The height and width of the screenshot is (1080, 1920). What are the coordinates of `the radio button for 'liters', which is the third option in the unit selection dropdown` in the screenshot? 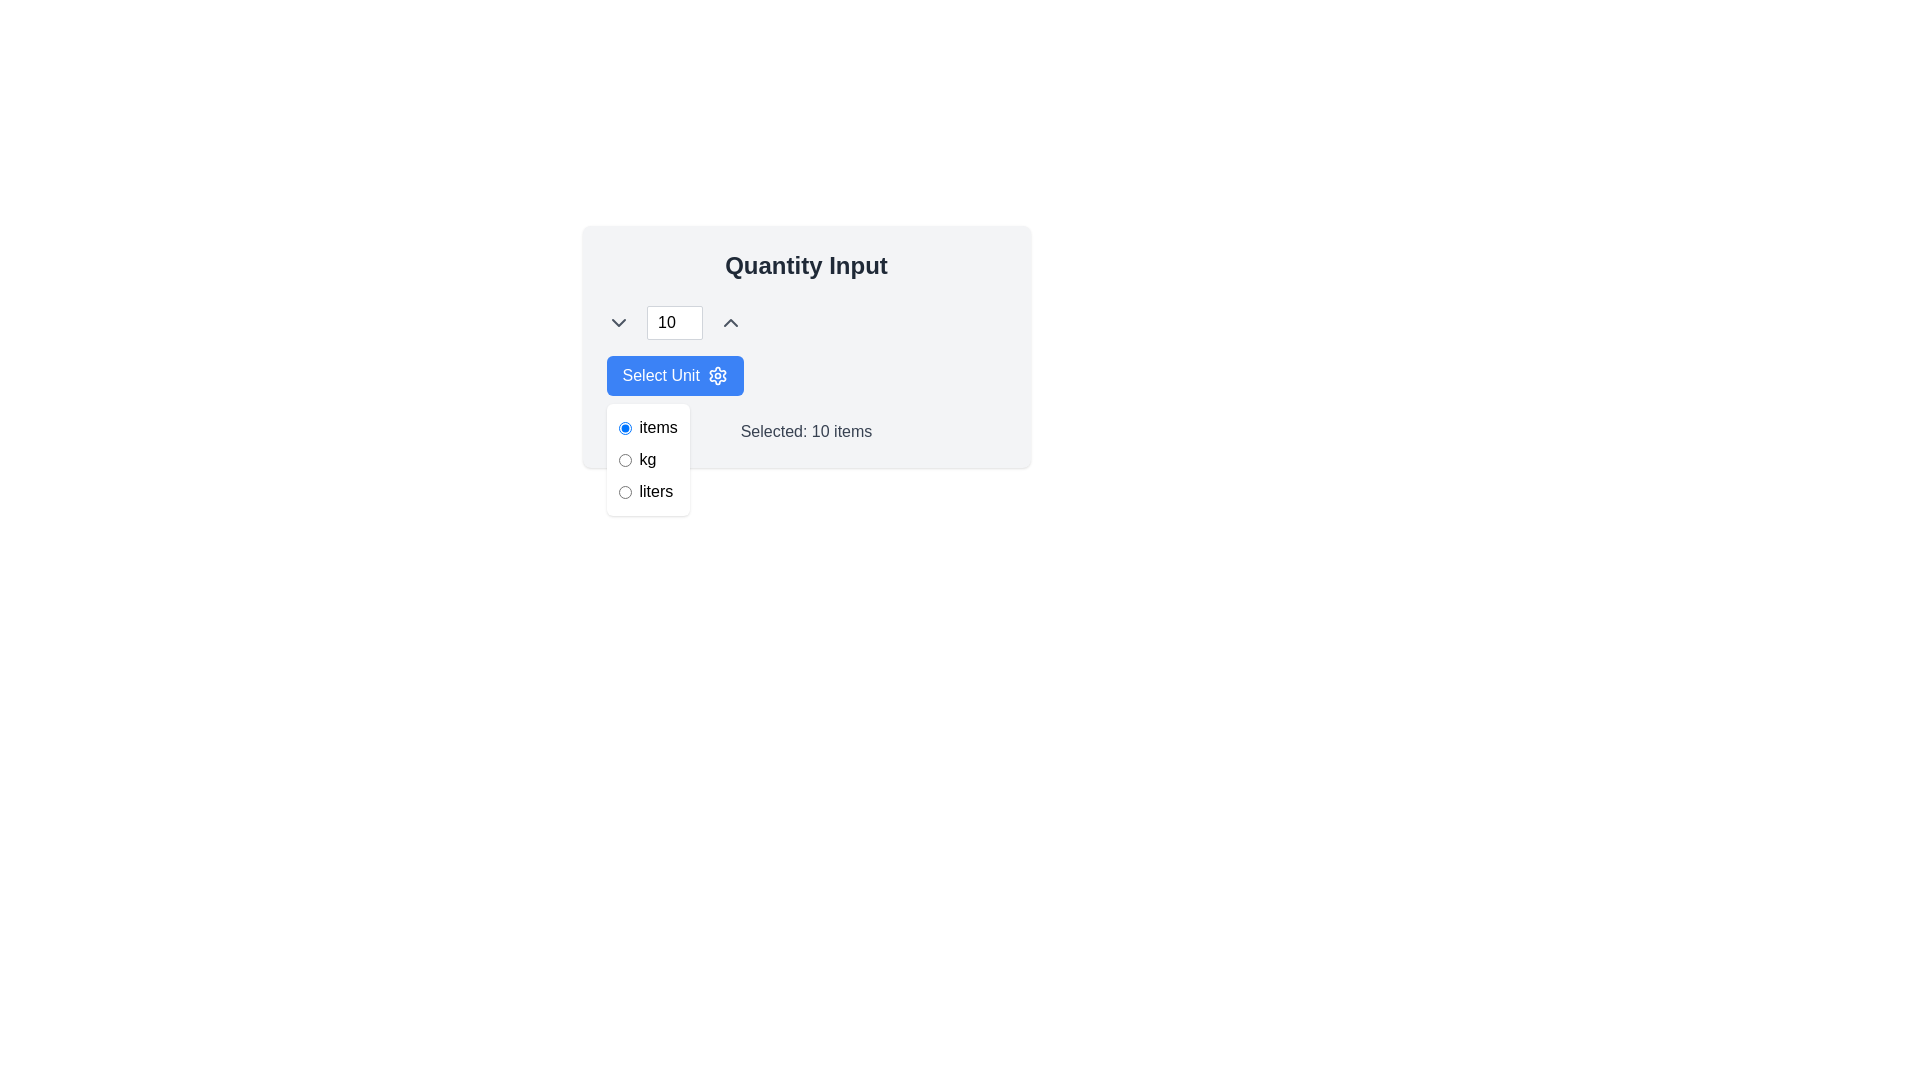 It's located at (623, 492).